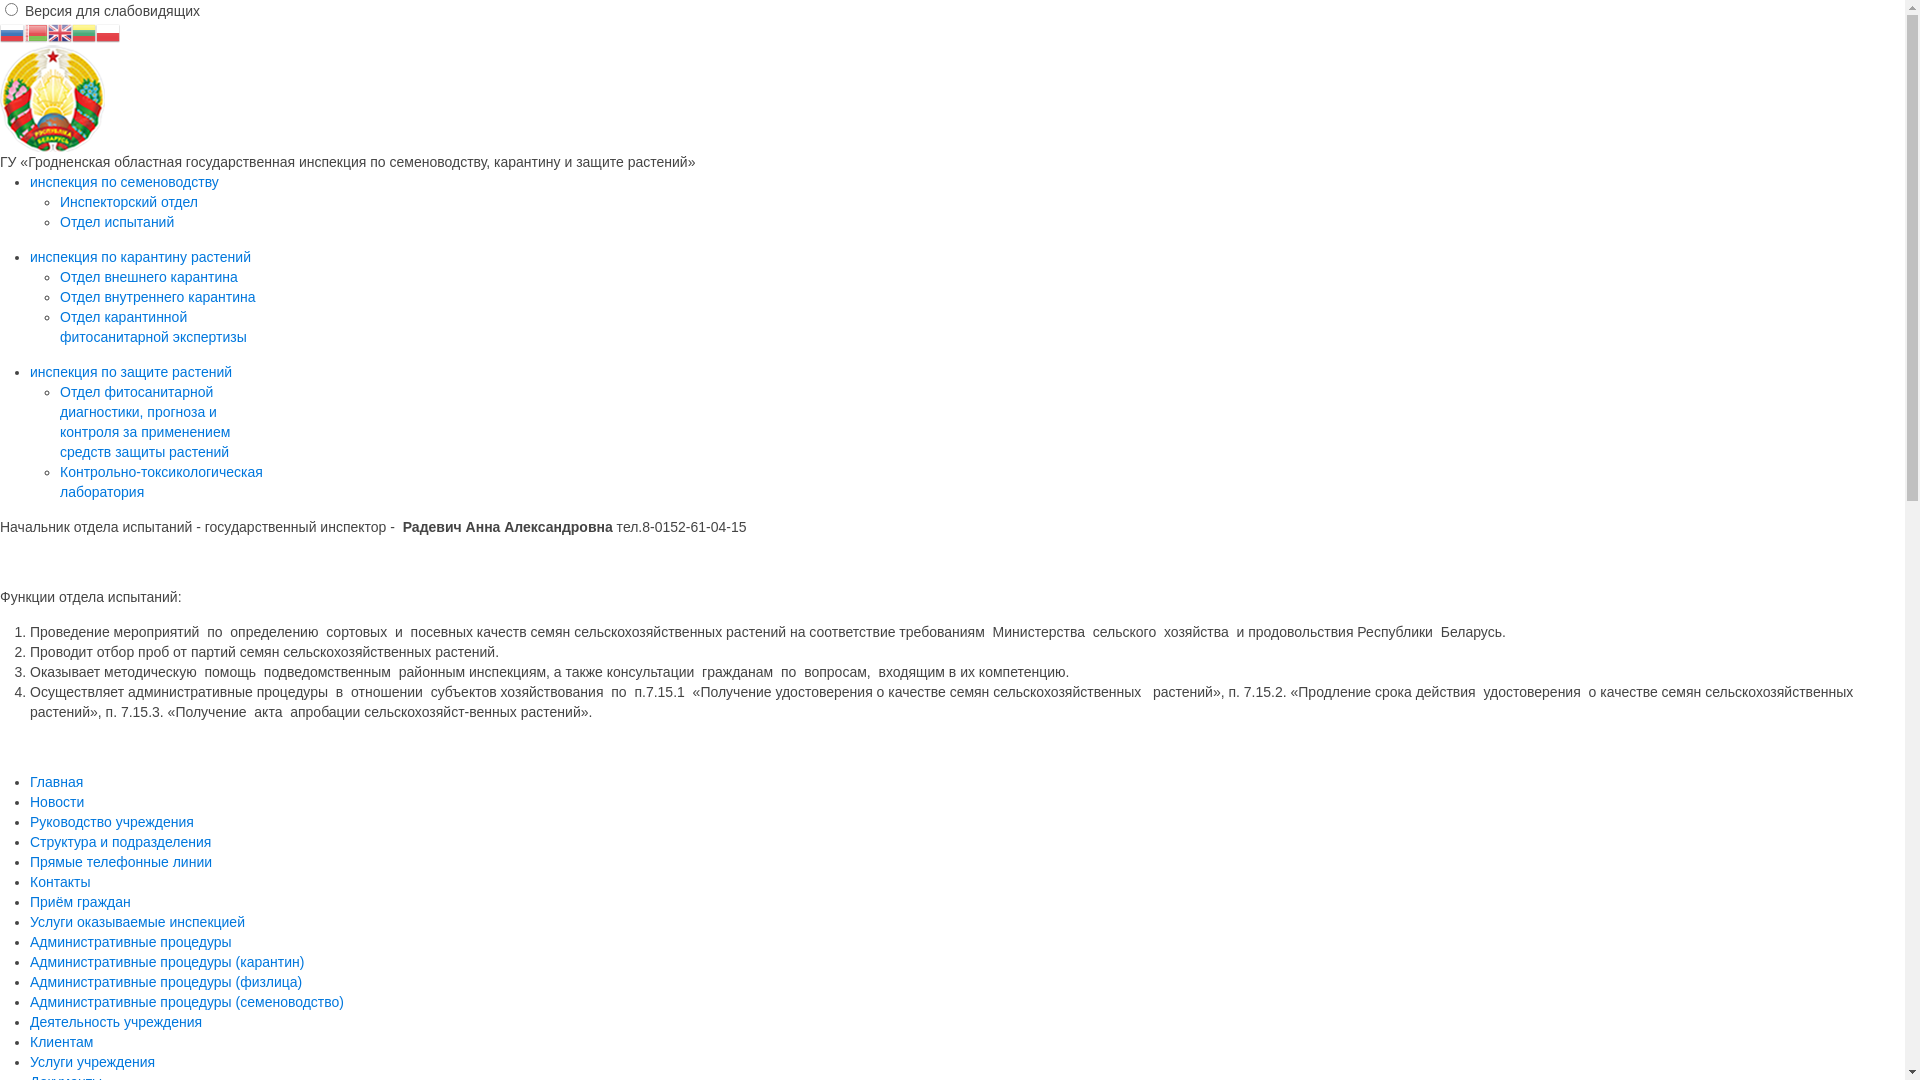 Image resolution: width=1920 pixels, height=1080 pixels. What do you see at coordinates (82, 31) in the screenshot?
I see `'Lithuanian'` at bounding box center [82, 31].